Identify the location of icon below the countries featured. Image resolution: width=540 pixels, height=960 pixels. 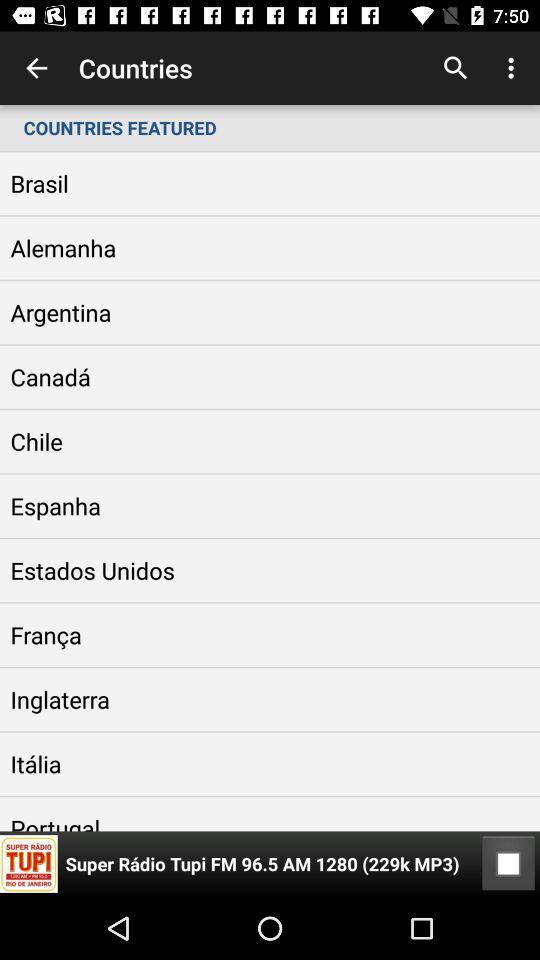
(508, 863).